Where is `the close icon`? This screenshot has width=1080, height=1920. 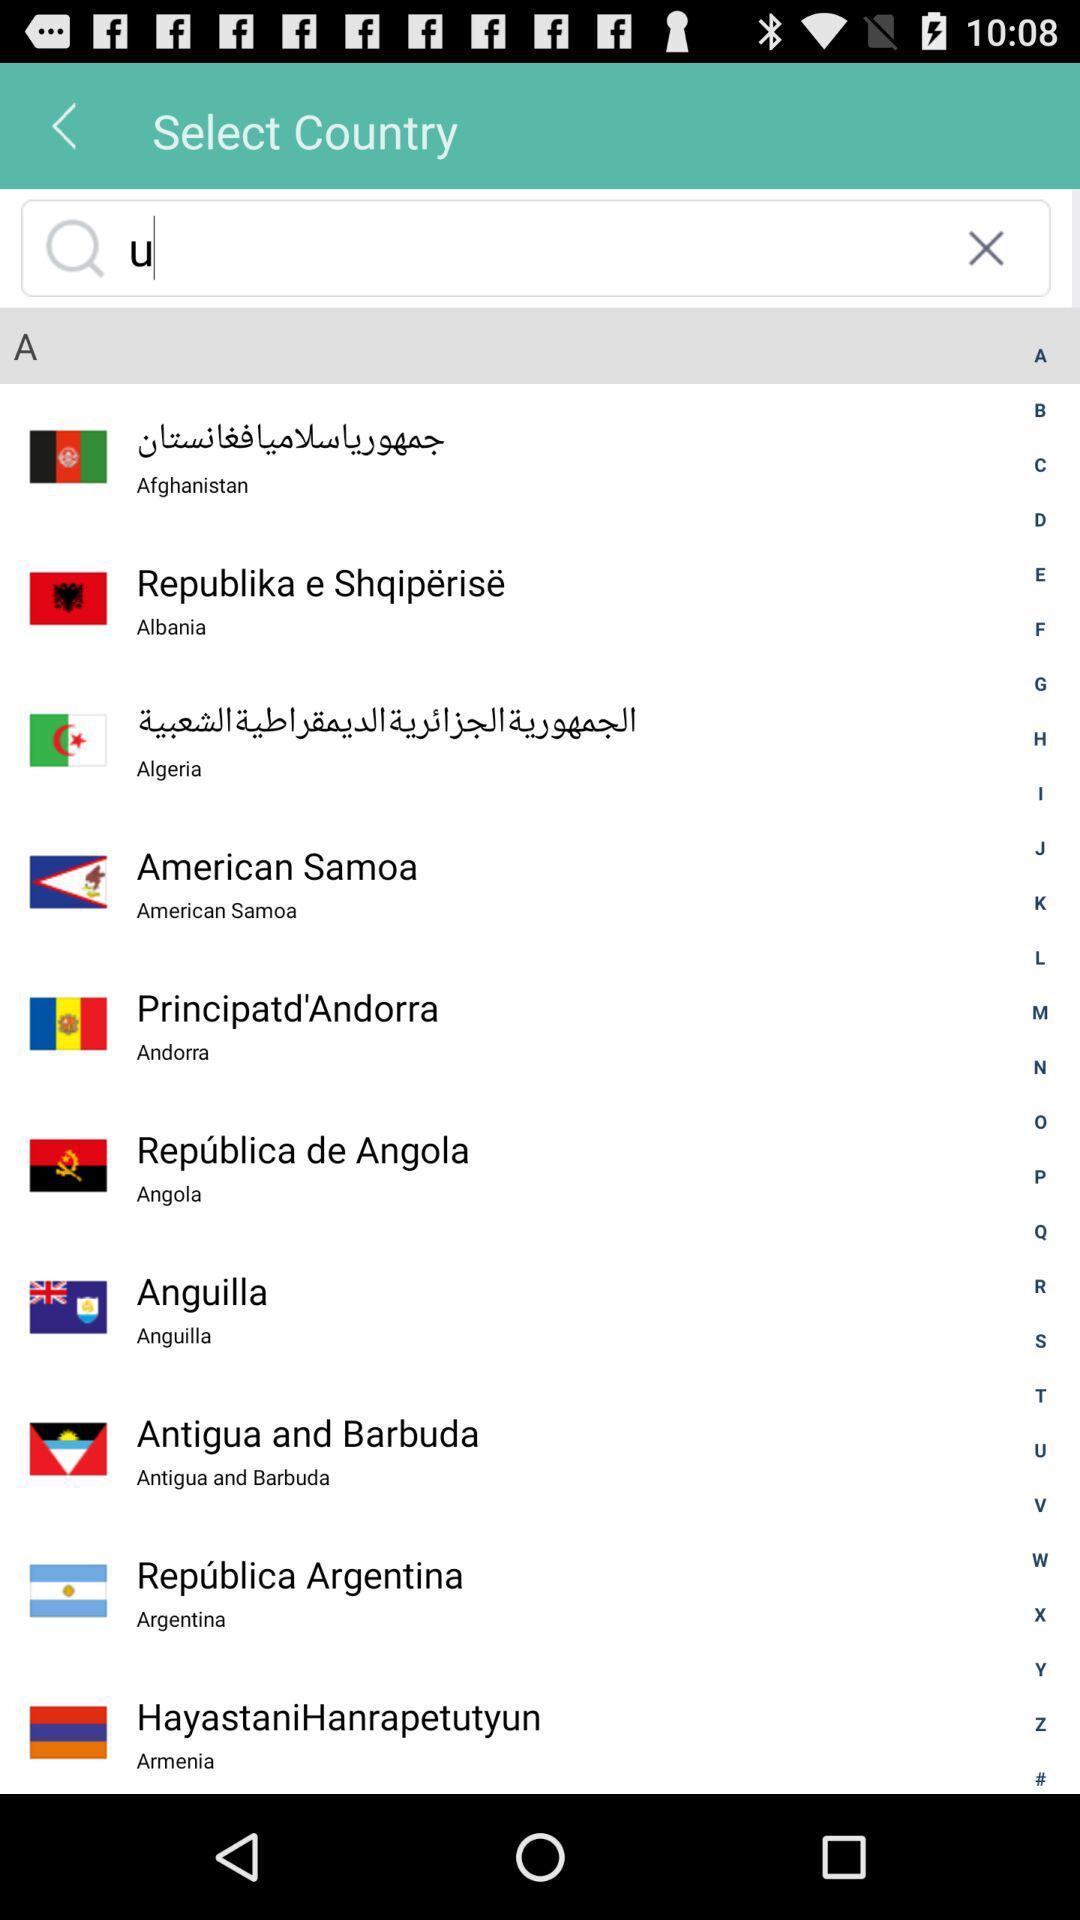 the close icon is located at coordinates (985, 264).